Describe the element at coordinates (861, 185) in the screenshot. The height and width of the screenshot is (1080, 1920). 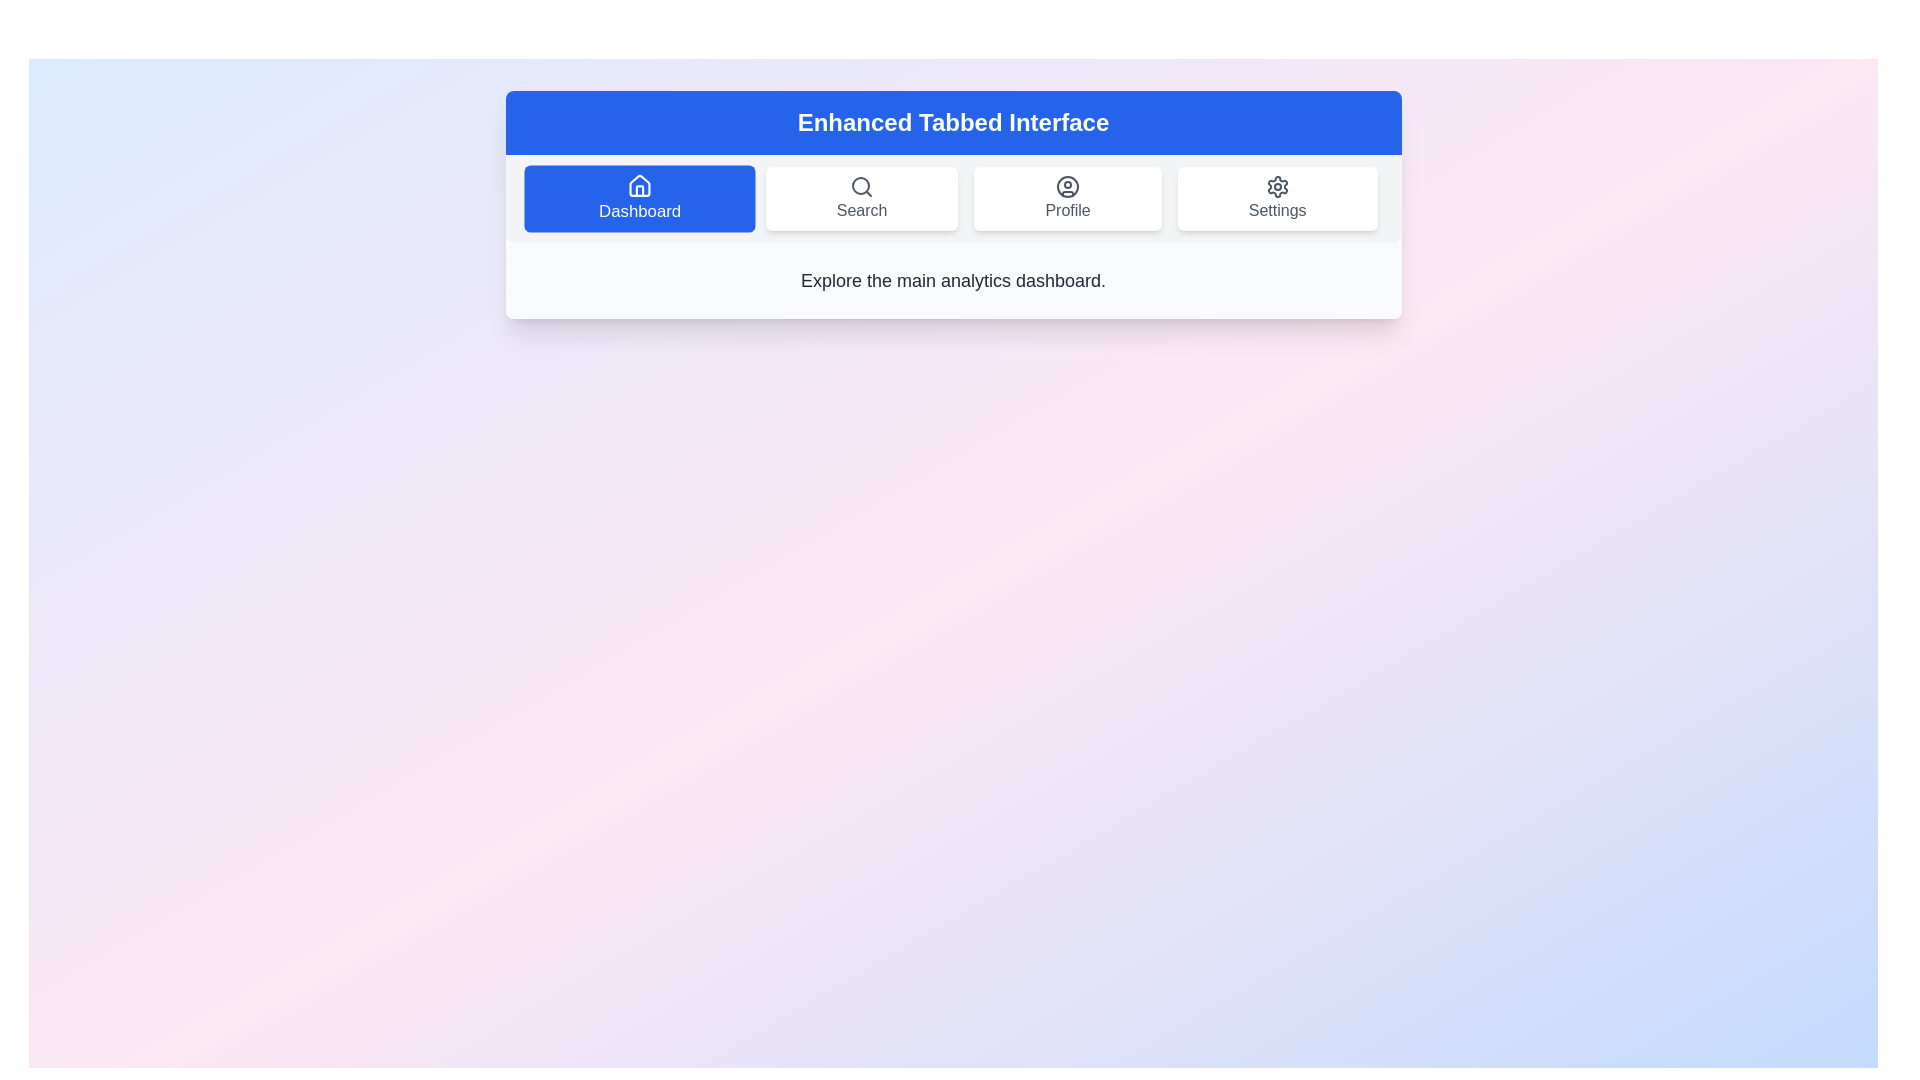
I see `the Circle graphic element that is part of the 'Search' tab icon` at that location.